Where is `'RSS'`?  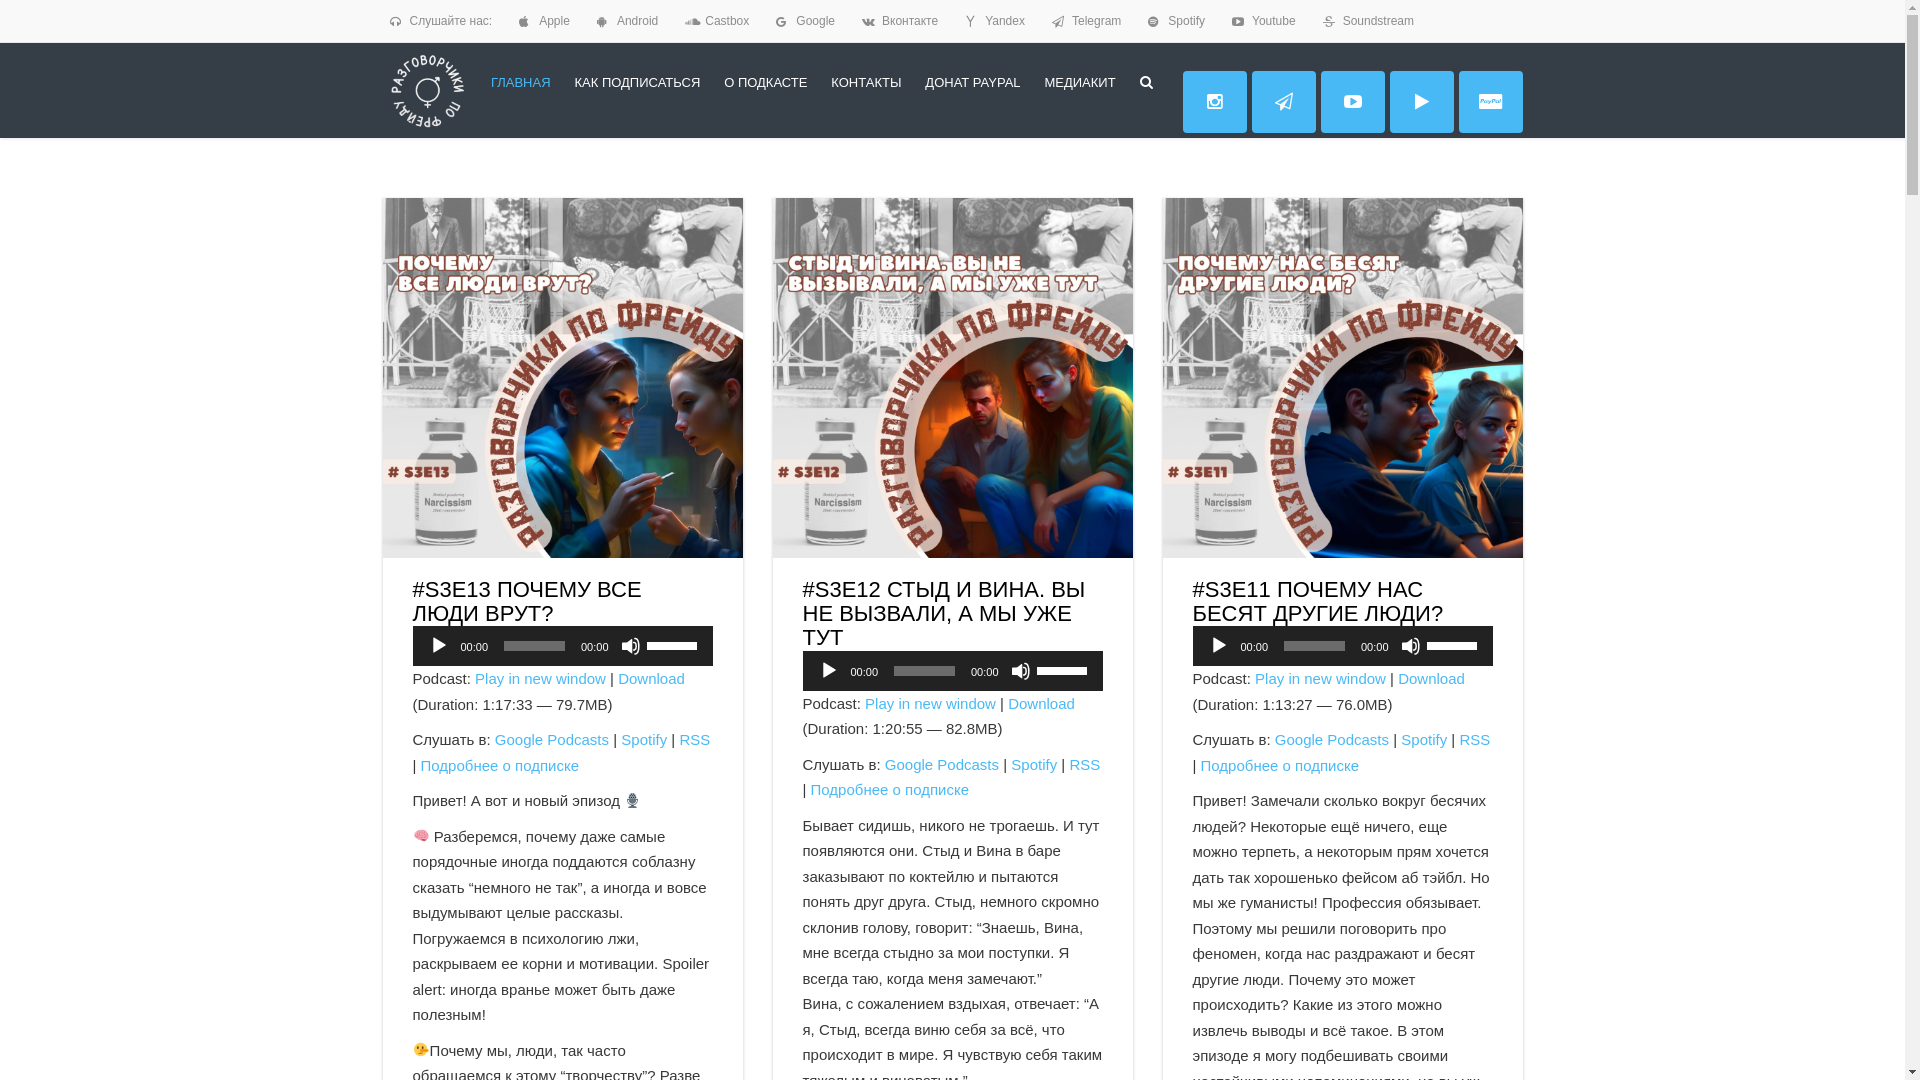
'RSS' is located at coordinates (678, 739).